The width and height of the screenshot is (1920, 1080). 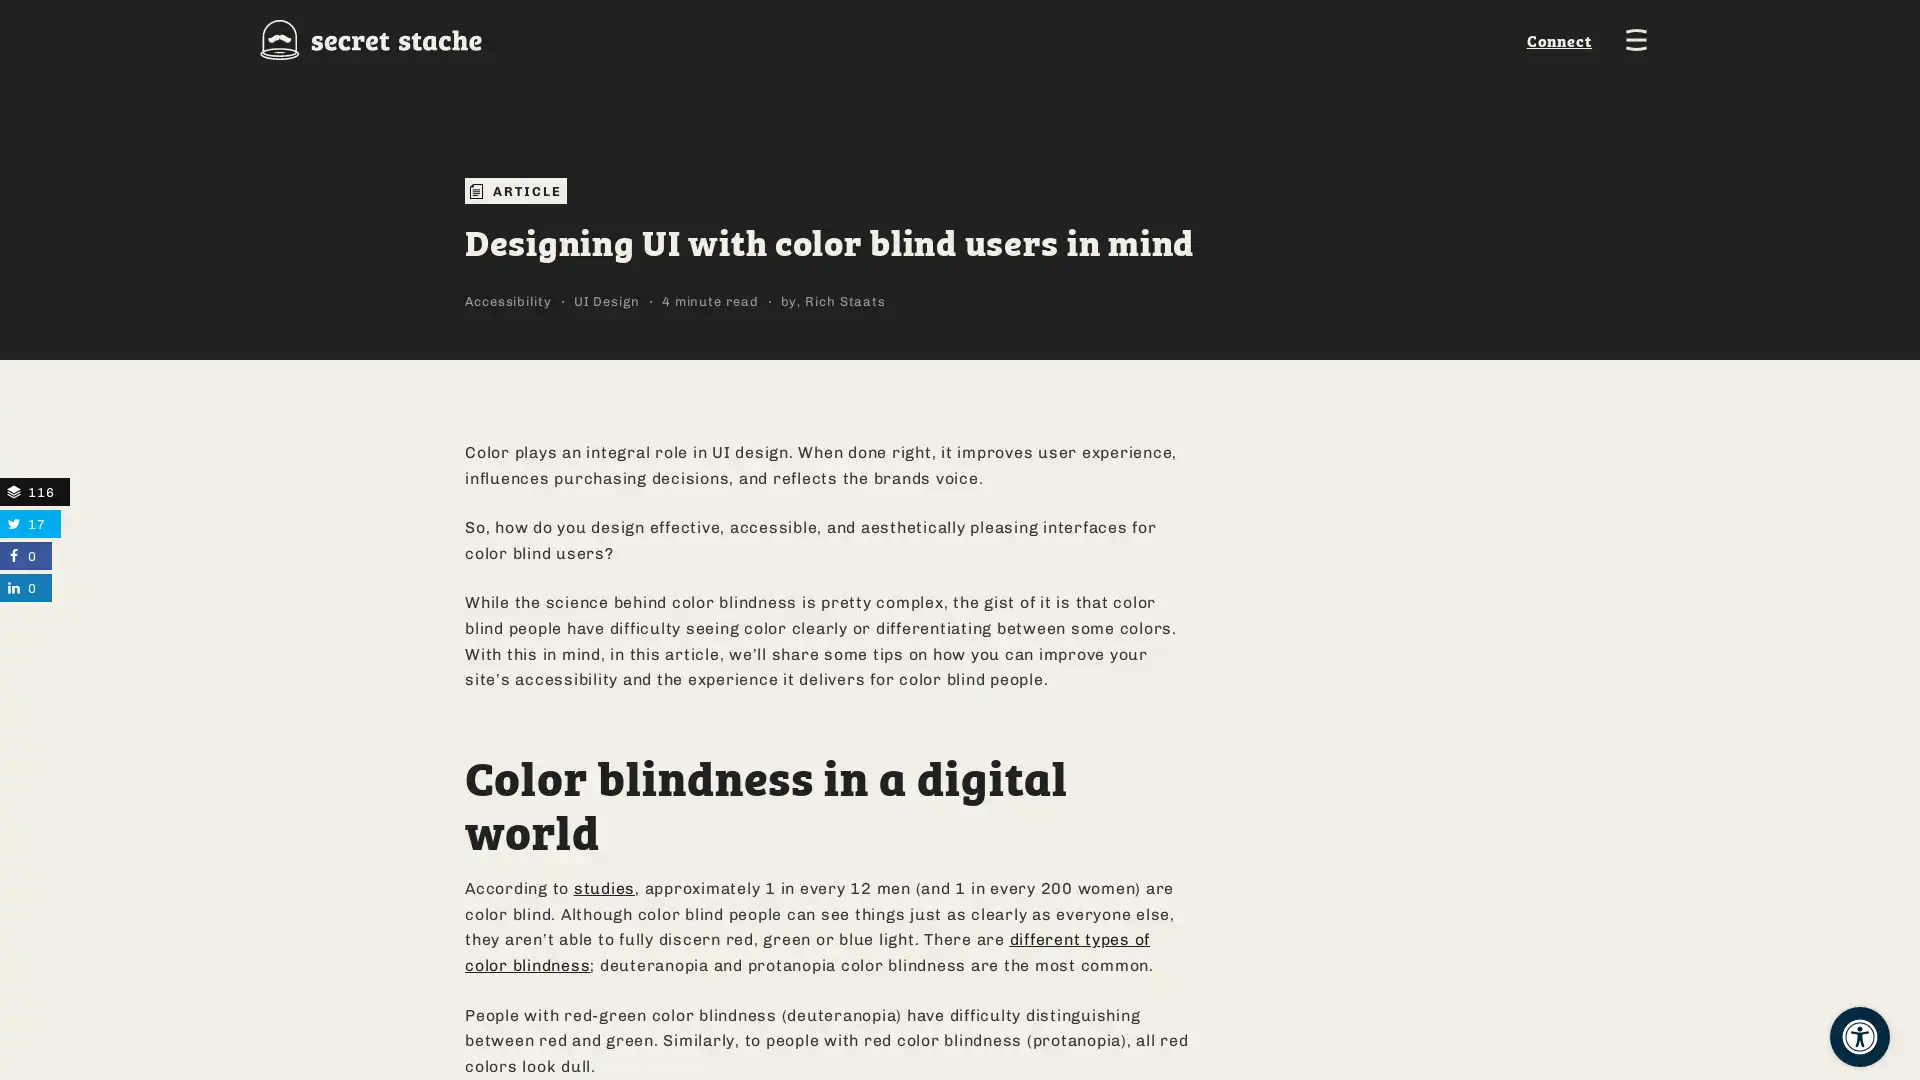 What do you see at coordinates (1859, 1036) in the screenshot?
I see `PageAssist Discover your personalisation options` at bounding box center [1859, 1036].